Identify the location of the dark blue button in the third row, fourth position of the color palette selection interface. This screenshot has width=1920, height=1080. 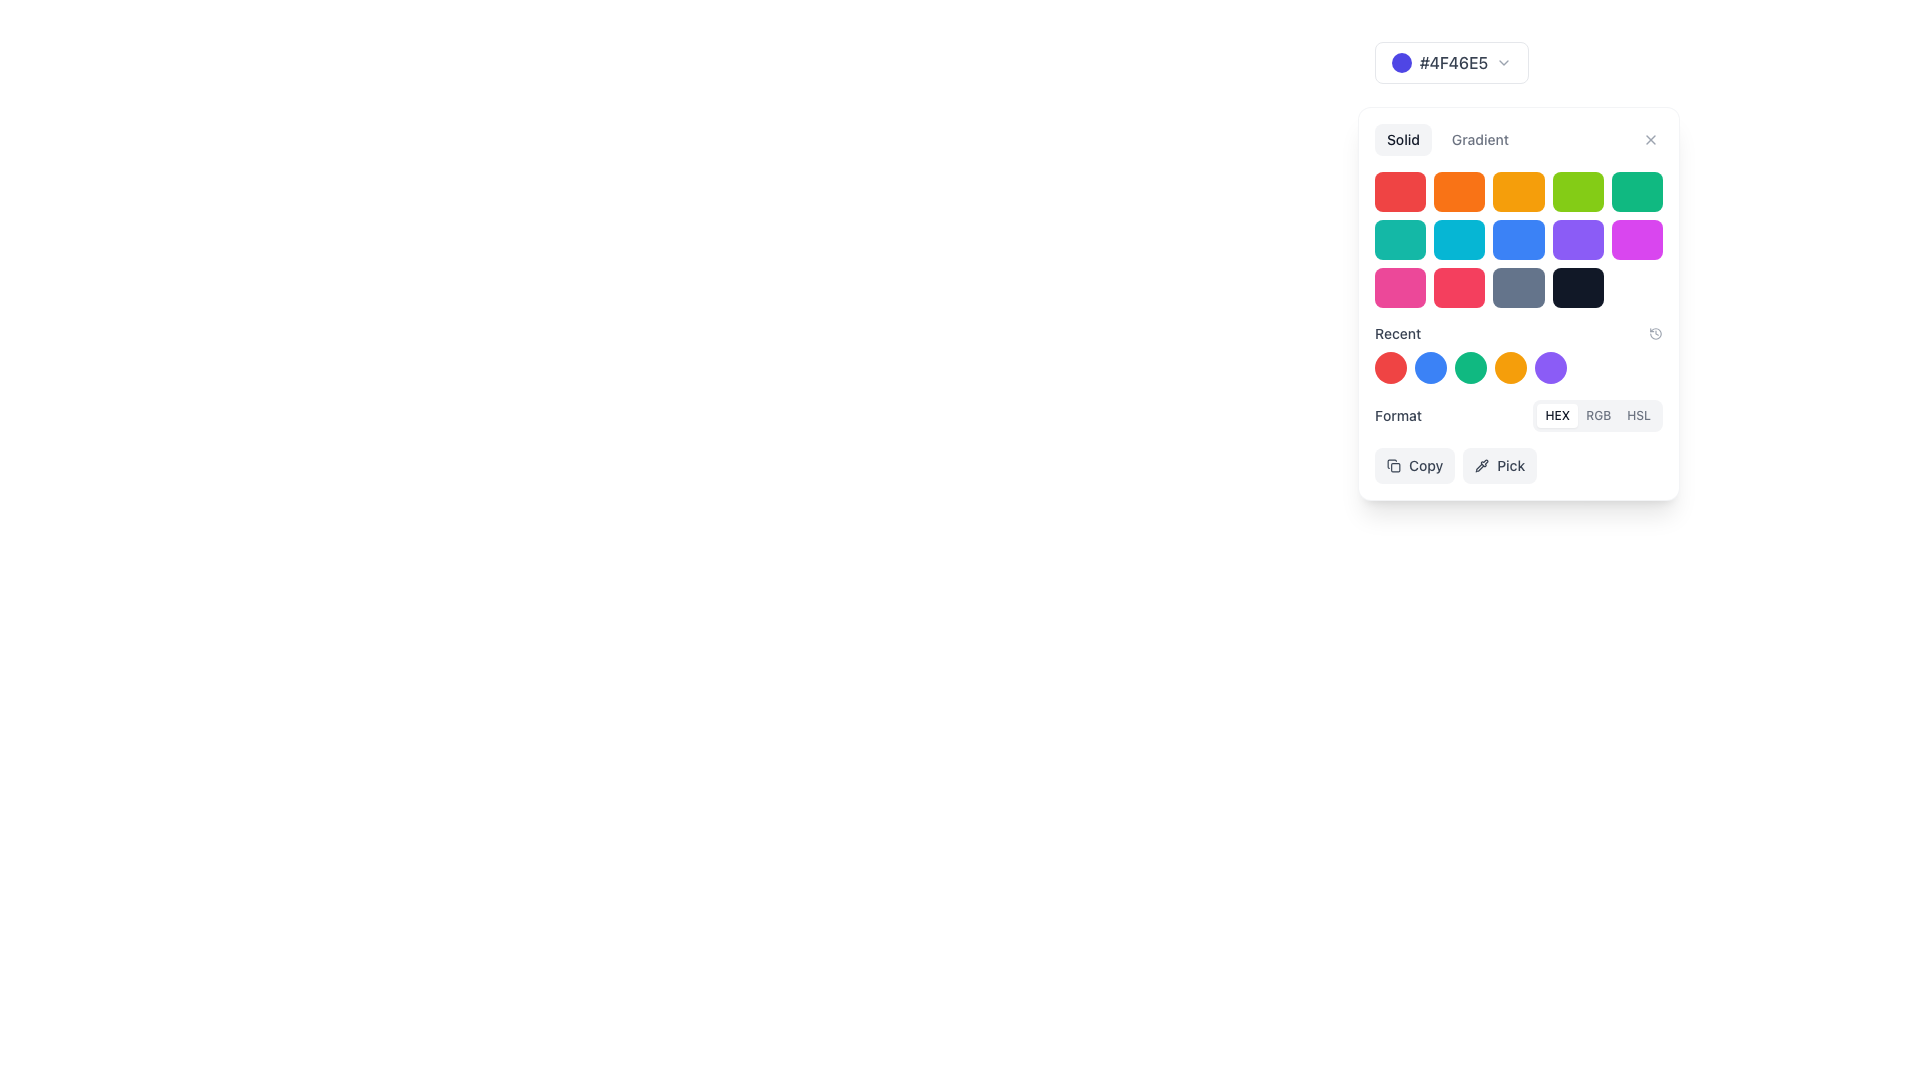
(1518, 304).